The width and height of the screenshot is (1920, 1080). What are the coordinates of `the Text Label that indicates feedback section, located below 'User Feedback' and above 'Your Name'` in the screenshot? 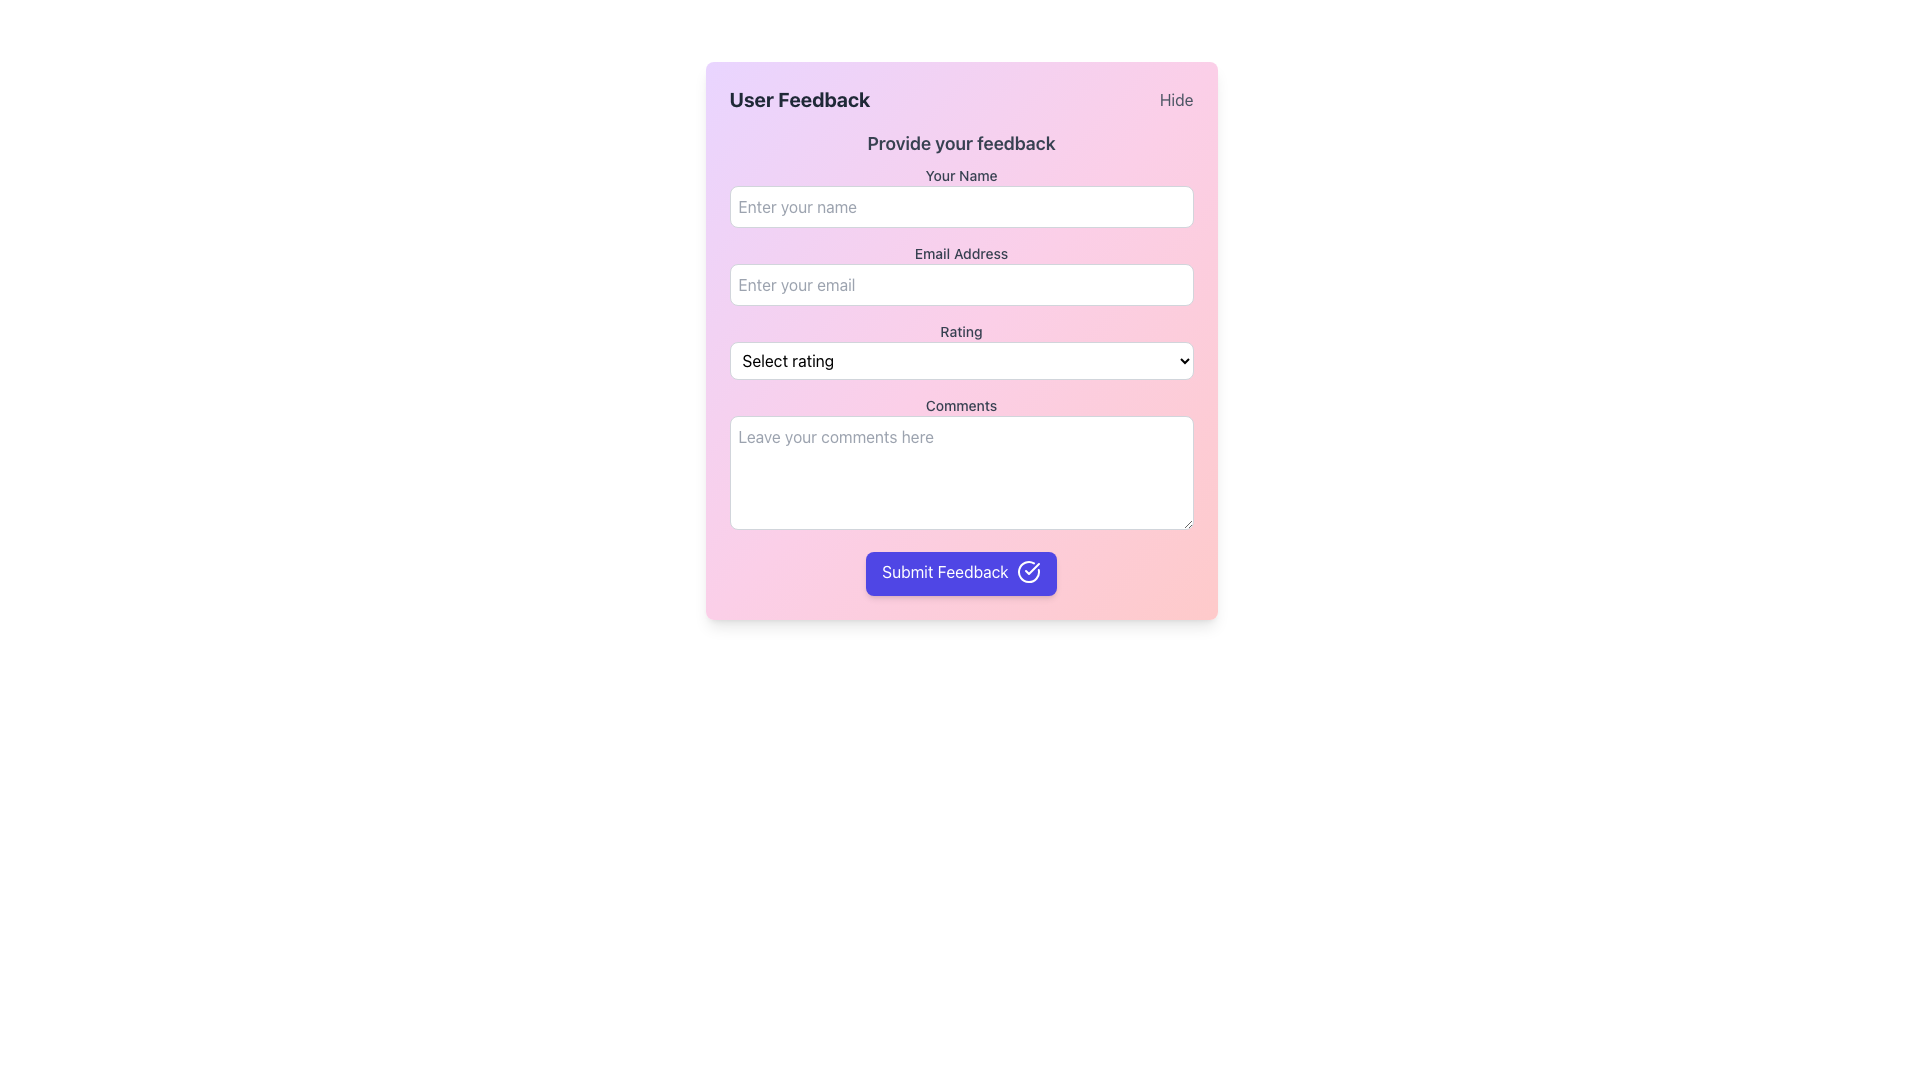 It's located at (961, 142).